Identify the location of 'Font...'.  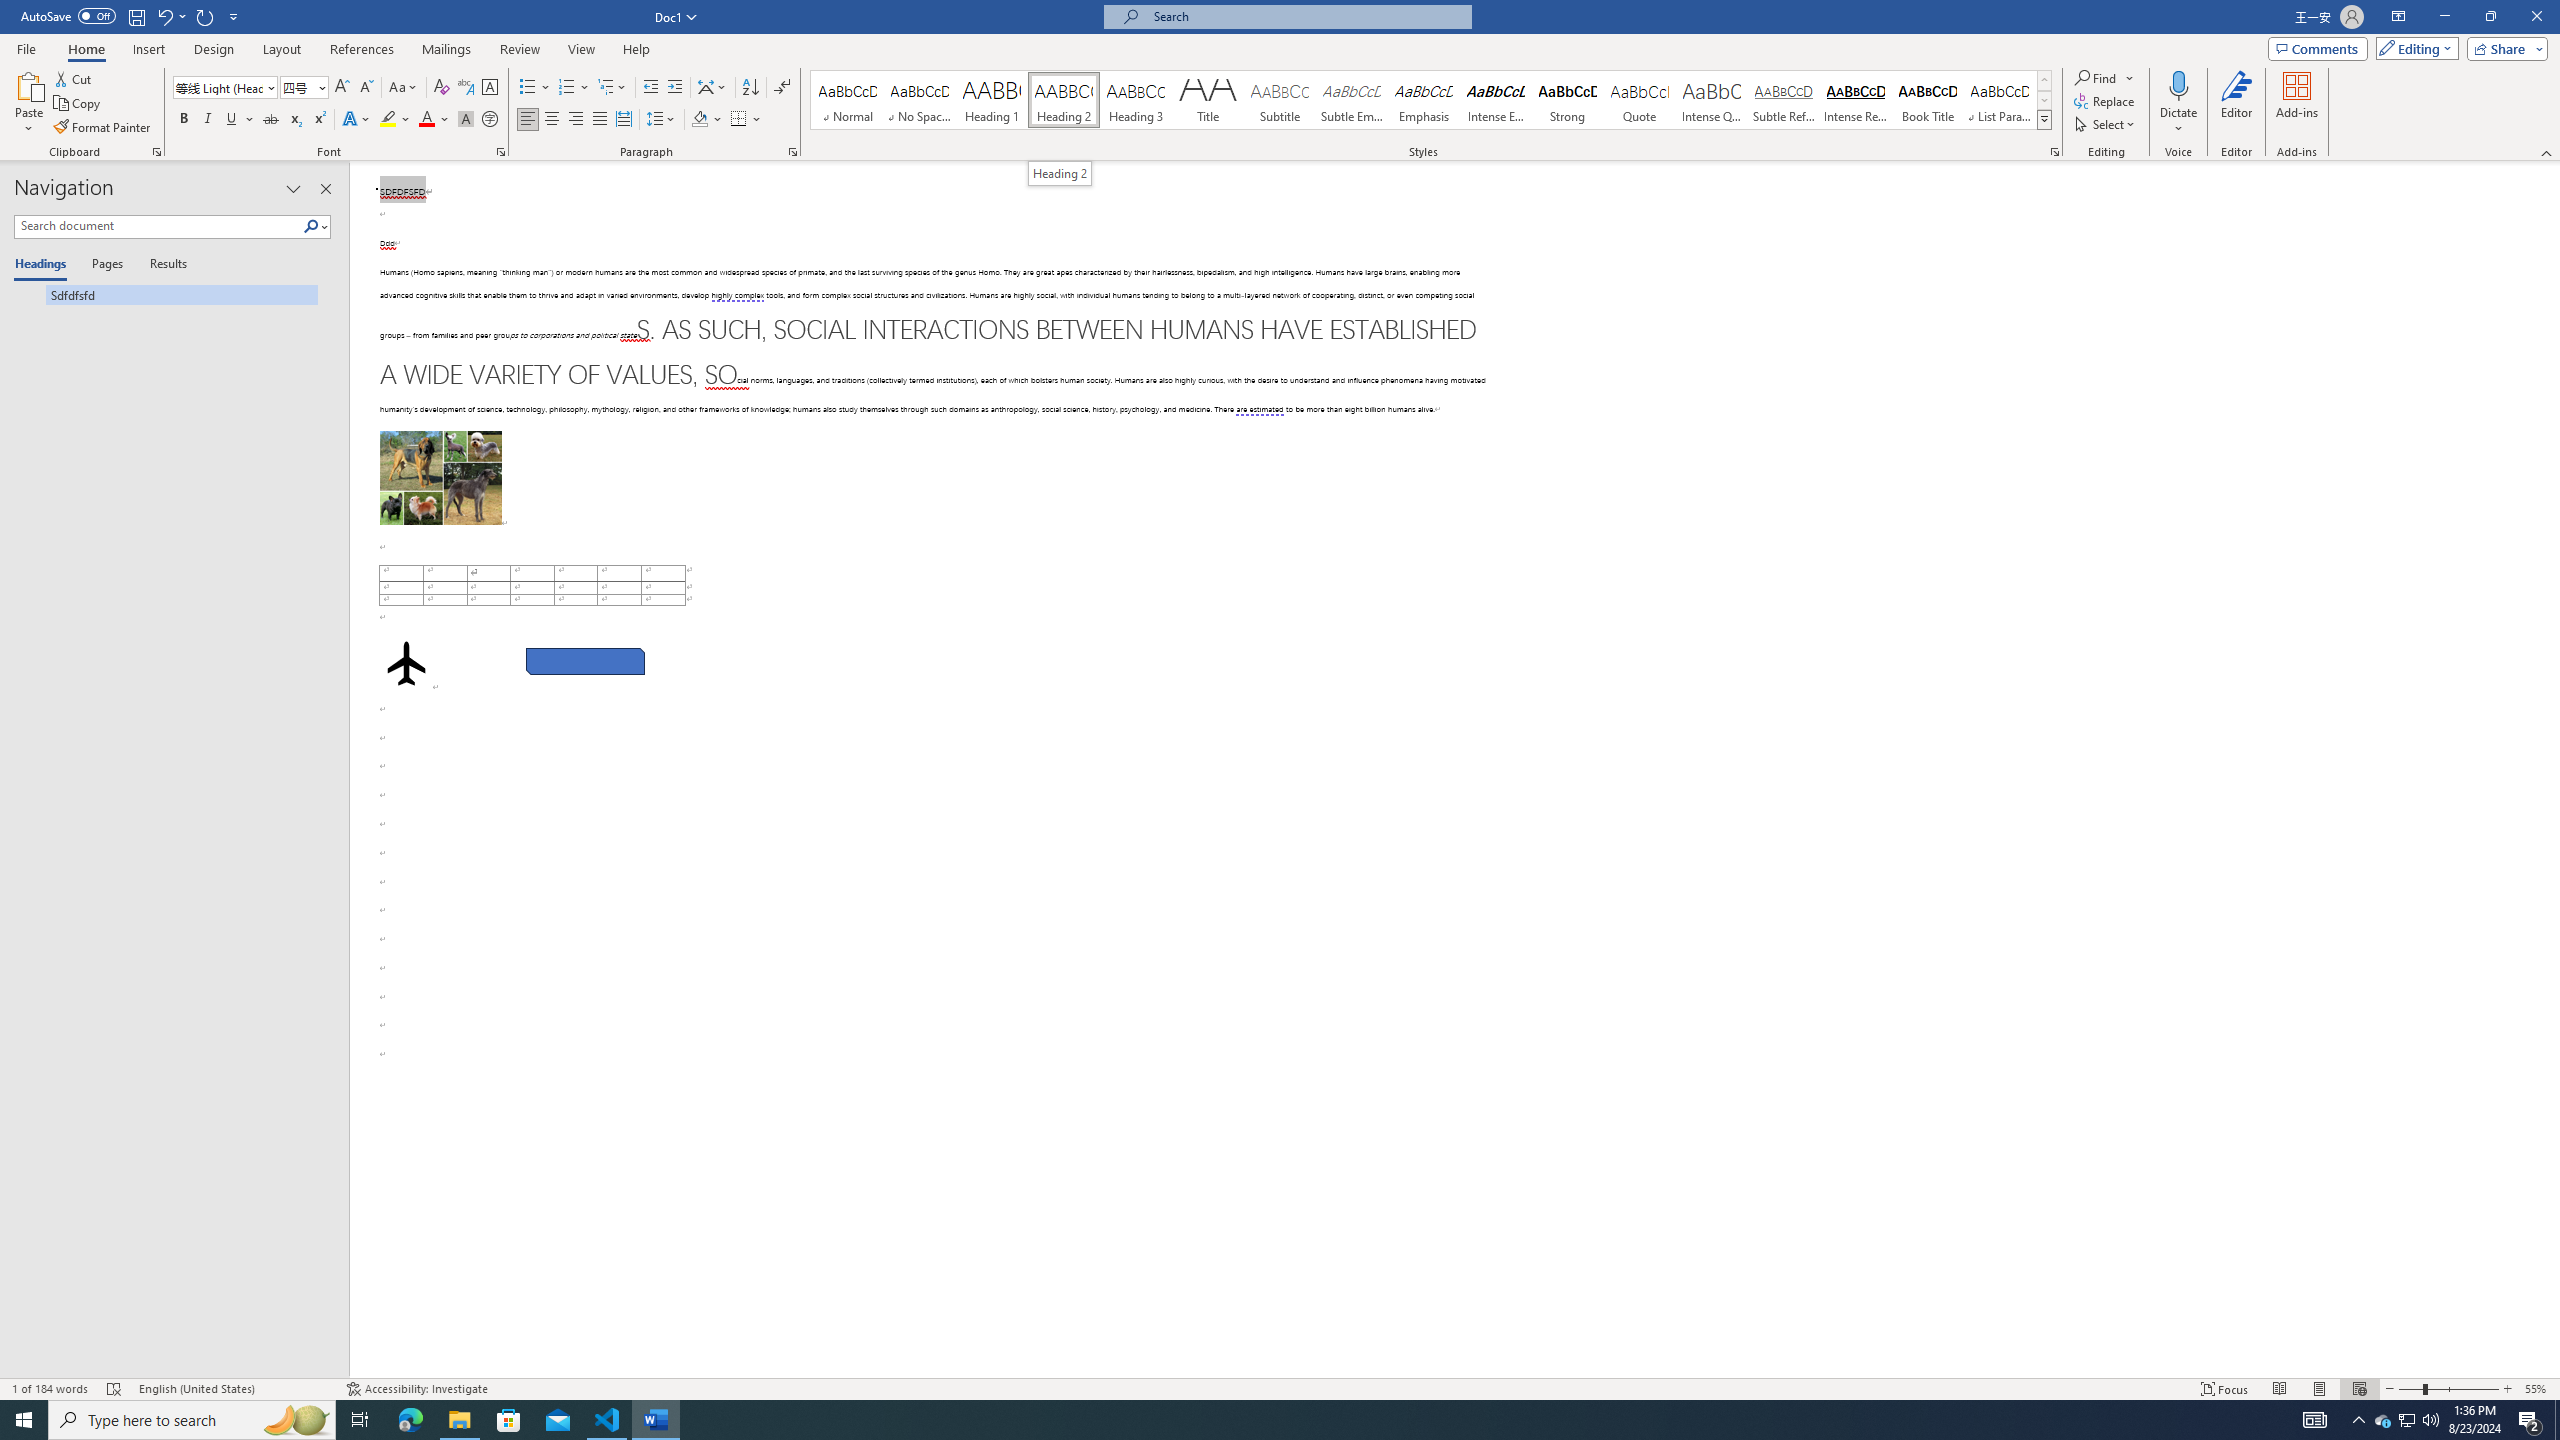
(501, 150).